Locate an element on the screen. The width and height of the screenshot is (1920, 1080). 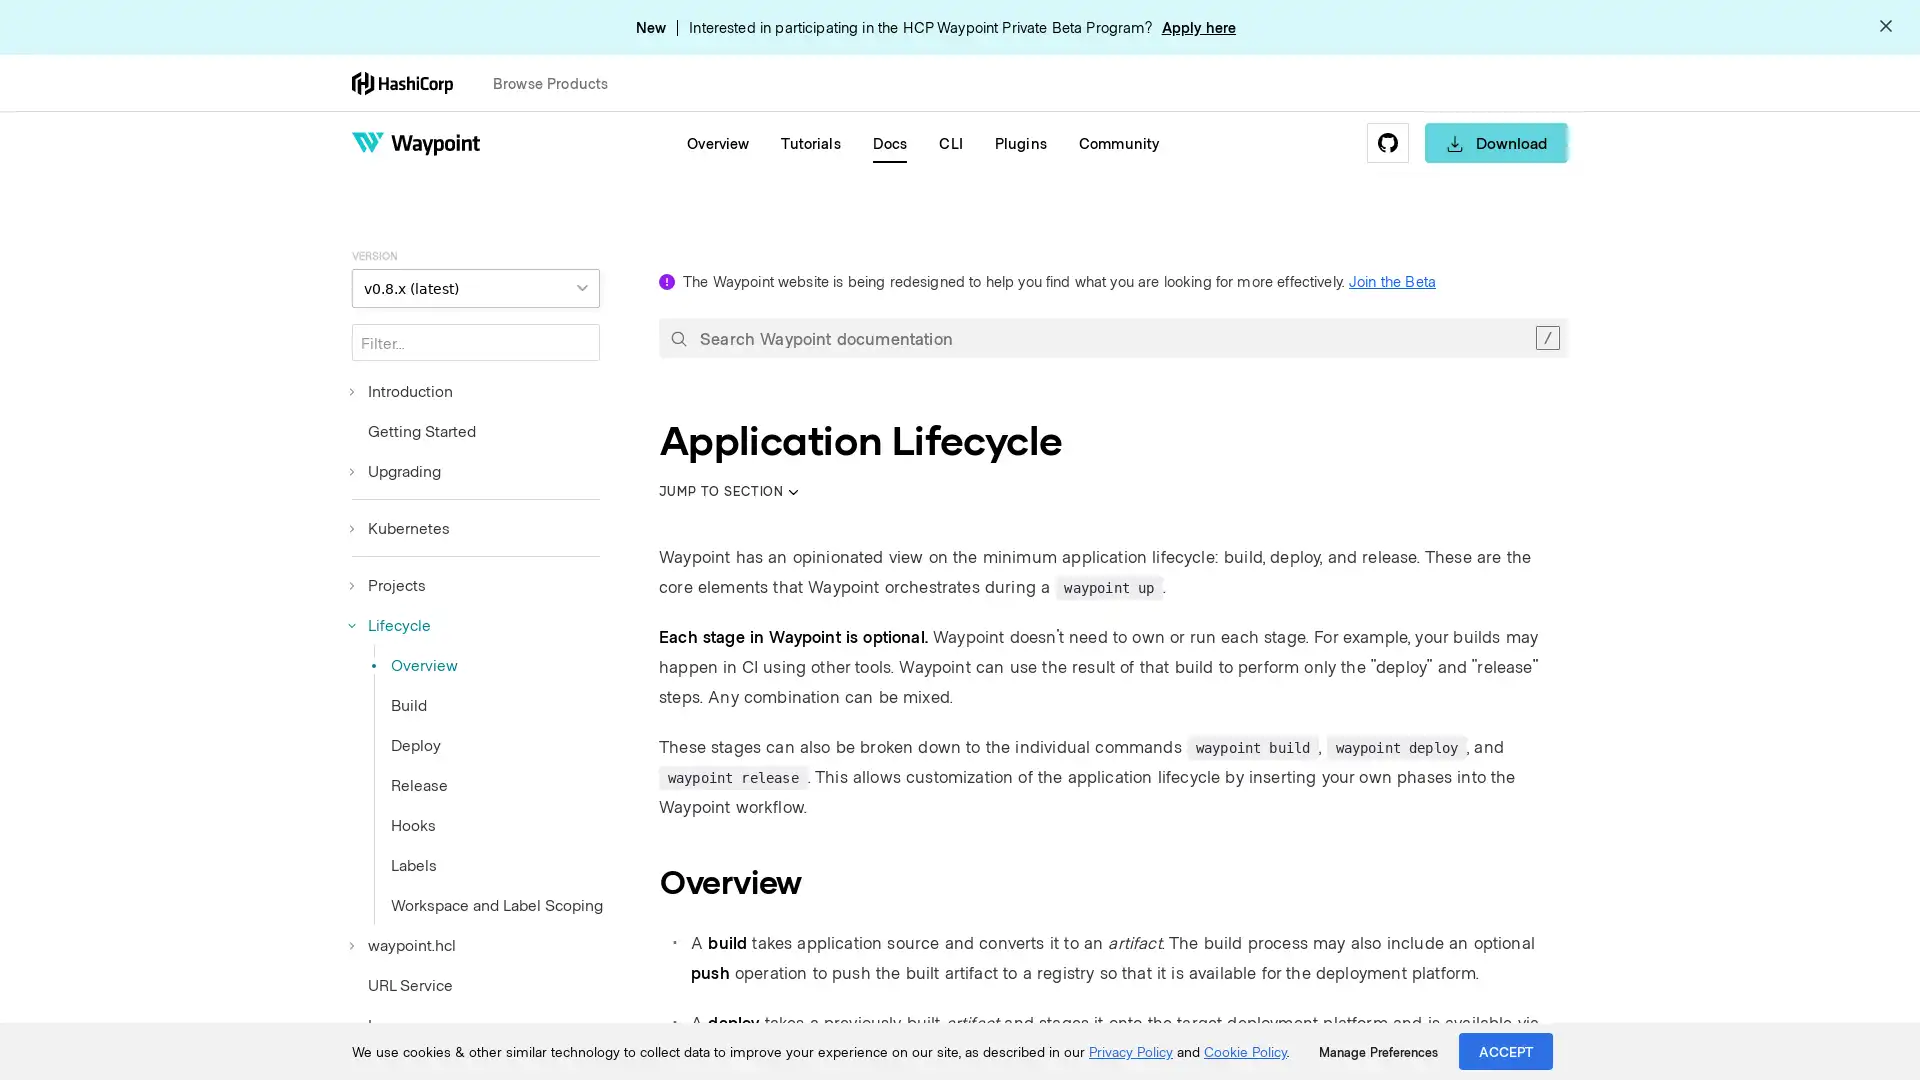
Browse Products Open this menu is located at coordinates (559, 82).